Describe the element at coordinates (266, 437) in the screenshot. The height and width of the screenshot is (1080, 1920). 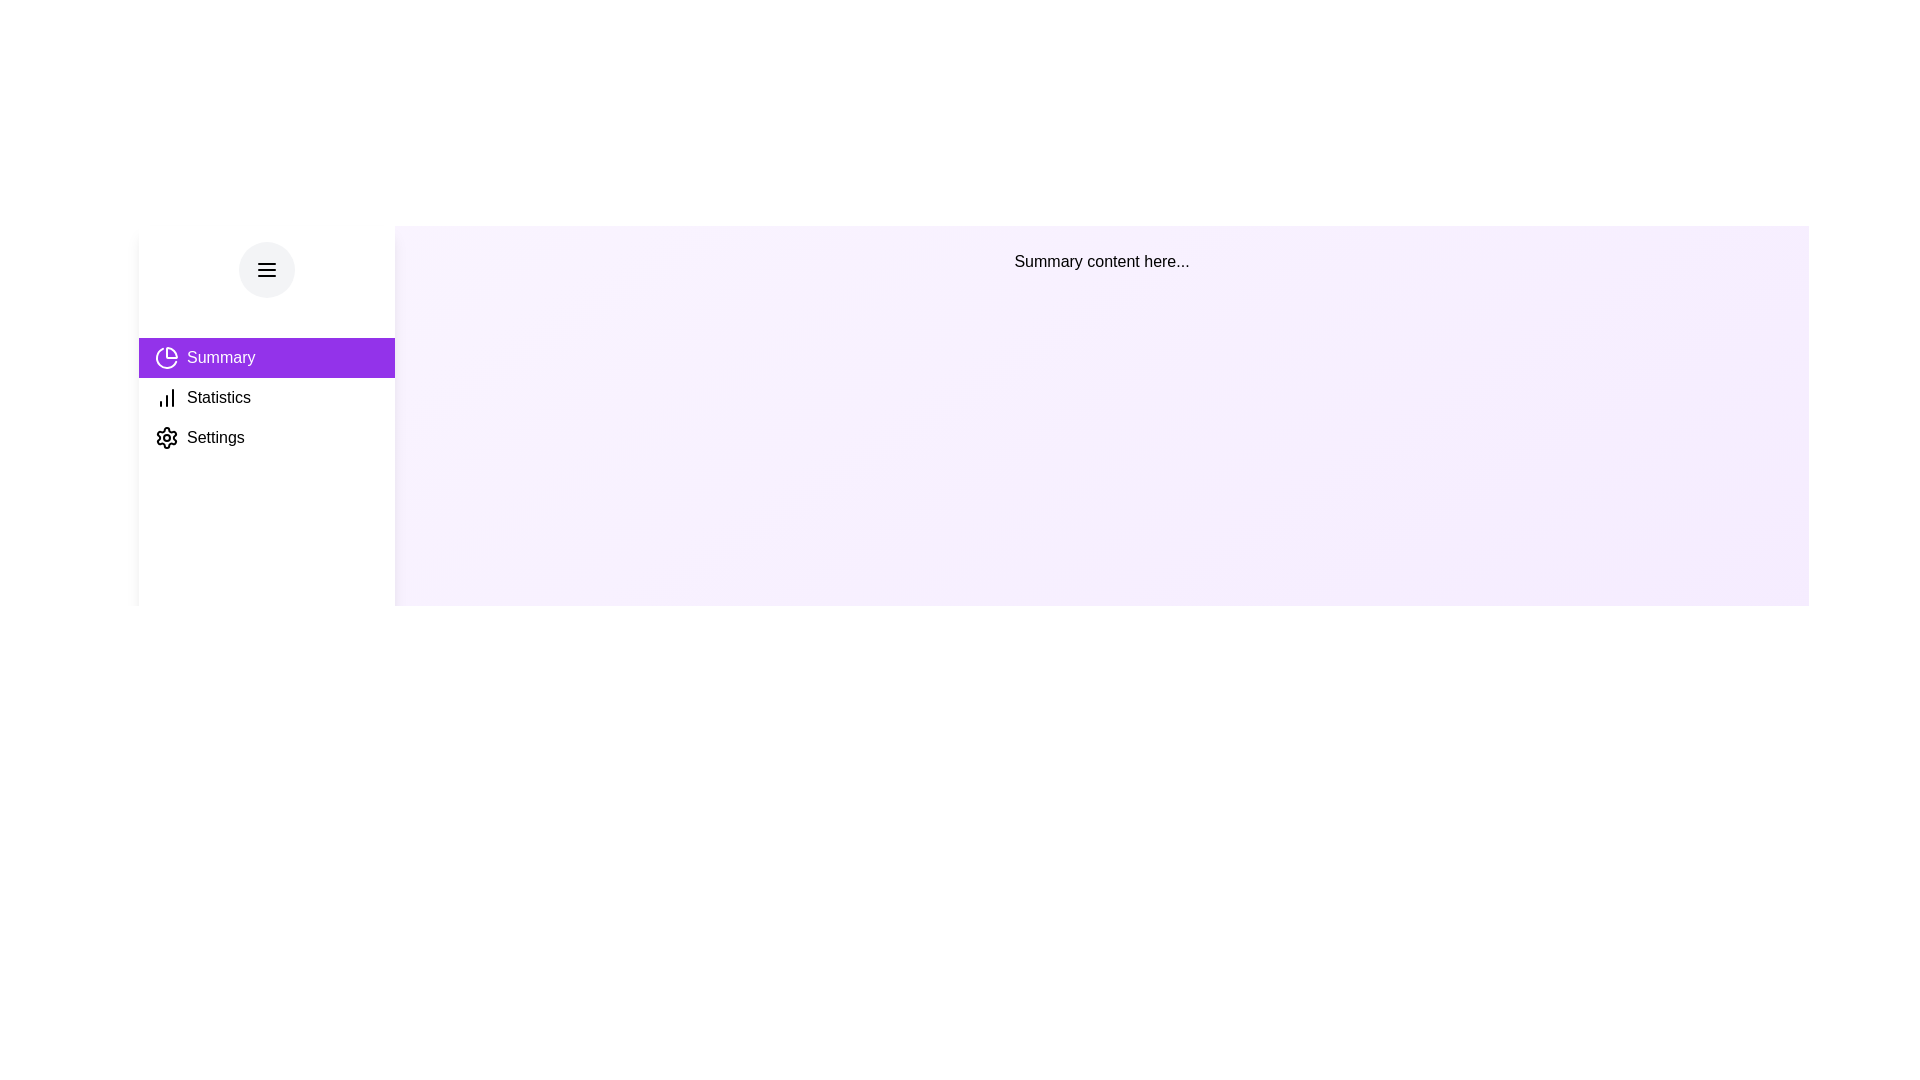
I see `the Settings tab from the sidebar menu` at that location.